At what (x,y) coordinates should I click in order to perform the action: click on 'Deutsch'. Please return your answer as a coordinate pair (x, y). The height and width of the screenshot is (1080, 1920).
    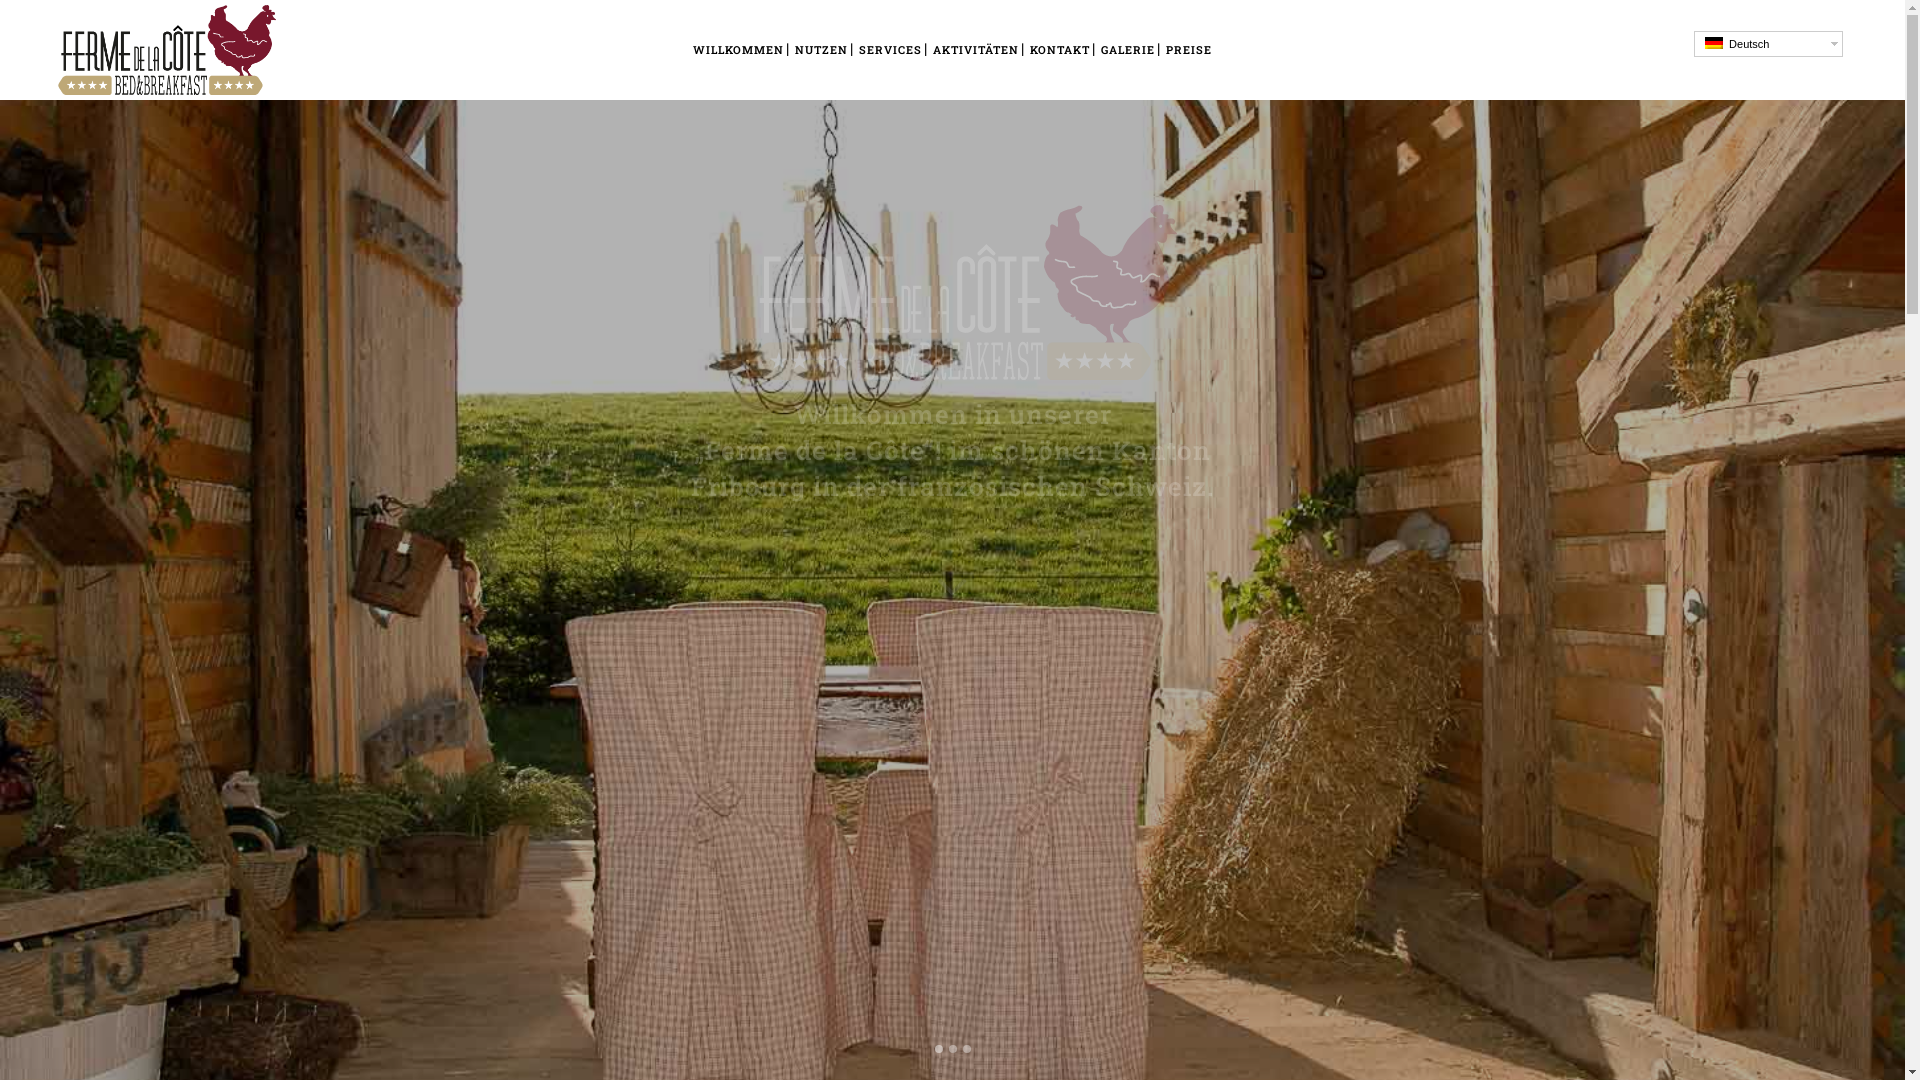
    Looking at the image, I should click on (1712, 42).